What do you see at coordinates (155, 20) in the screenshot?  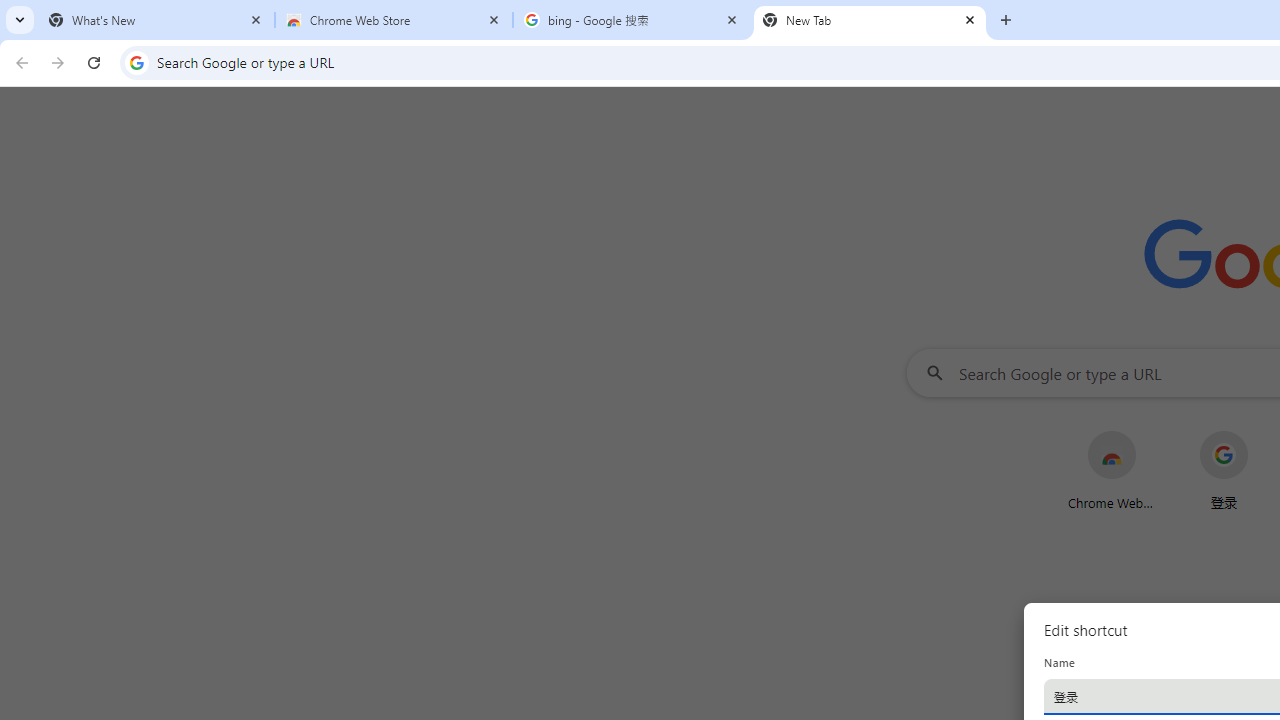 I see `'What'` at bounding box center [155, 20].